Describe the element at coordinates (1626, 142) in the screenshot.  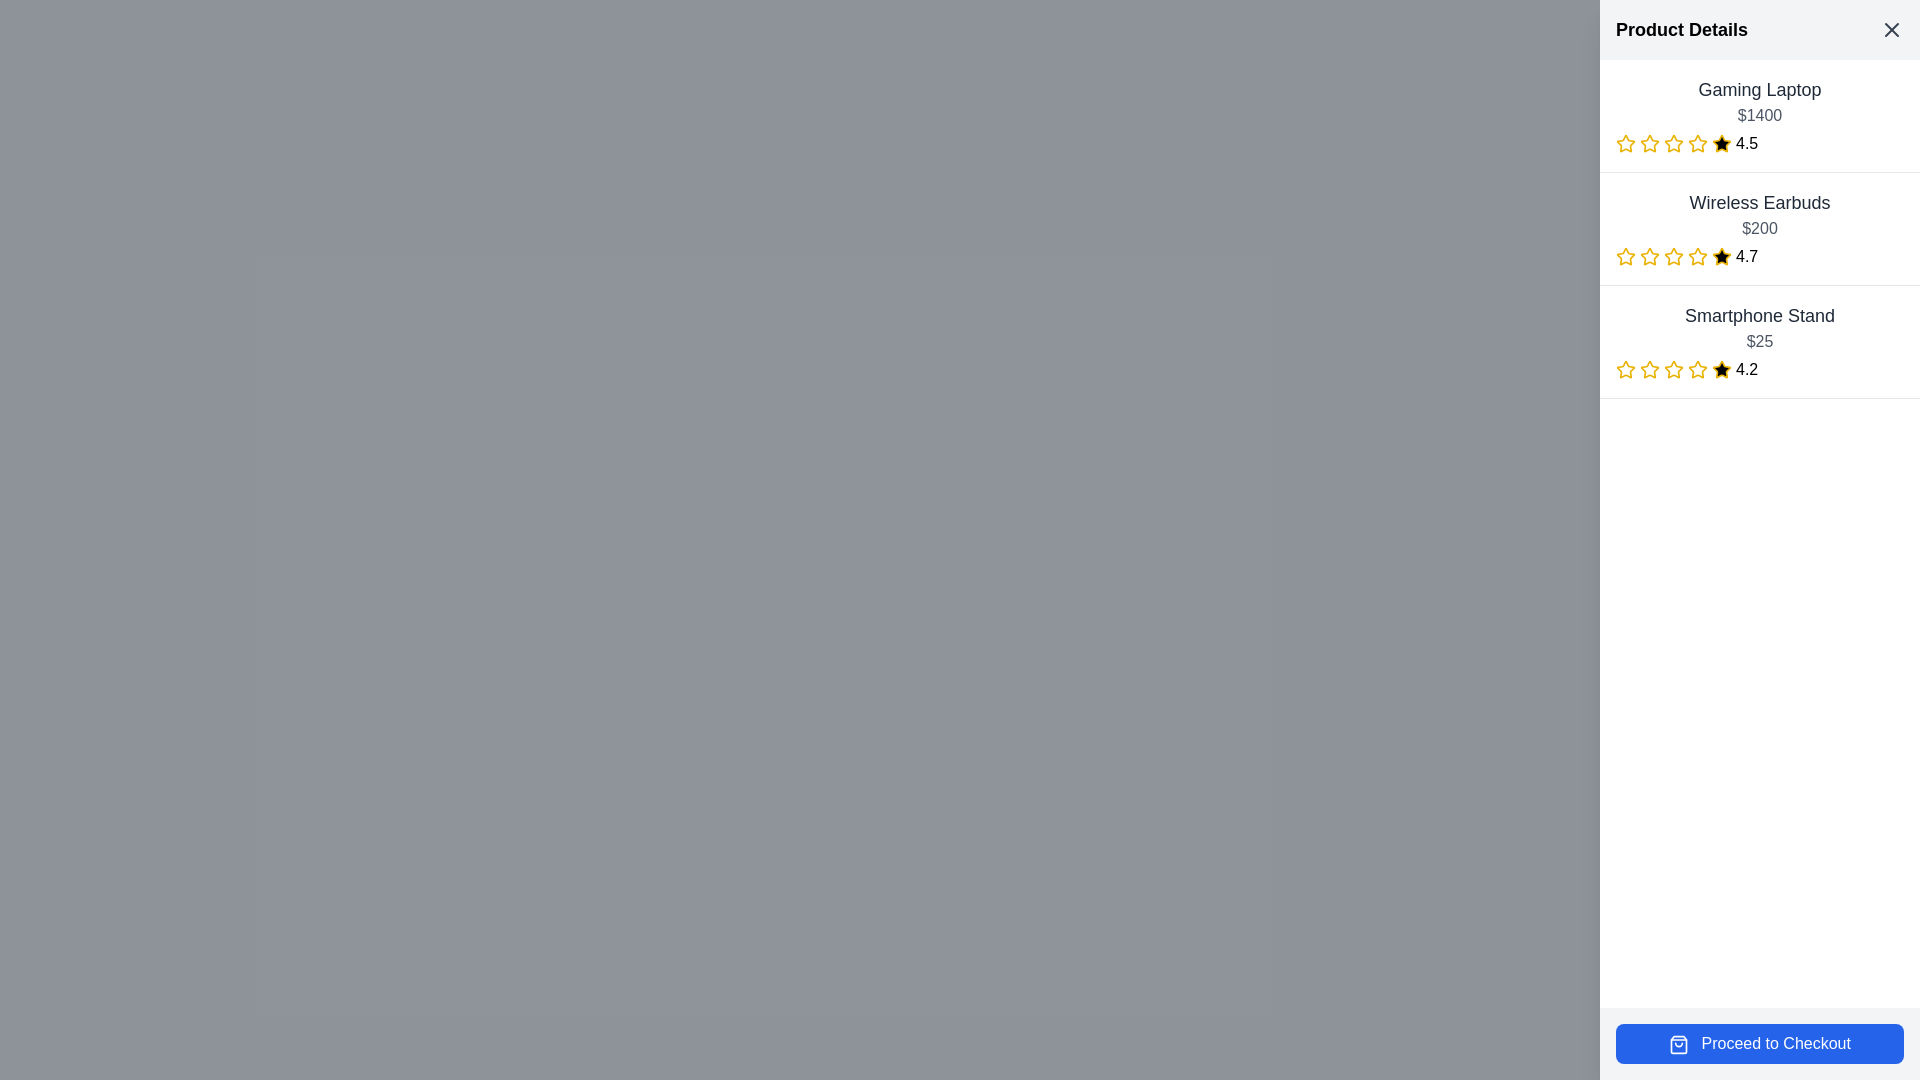
I see `the yellow star-shaped icon, which is the first star in the rating system for the 'Gaming Laptop' located in the 'Product Details' panel` at that location.